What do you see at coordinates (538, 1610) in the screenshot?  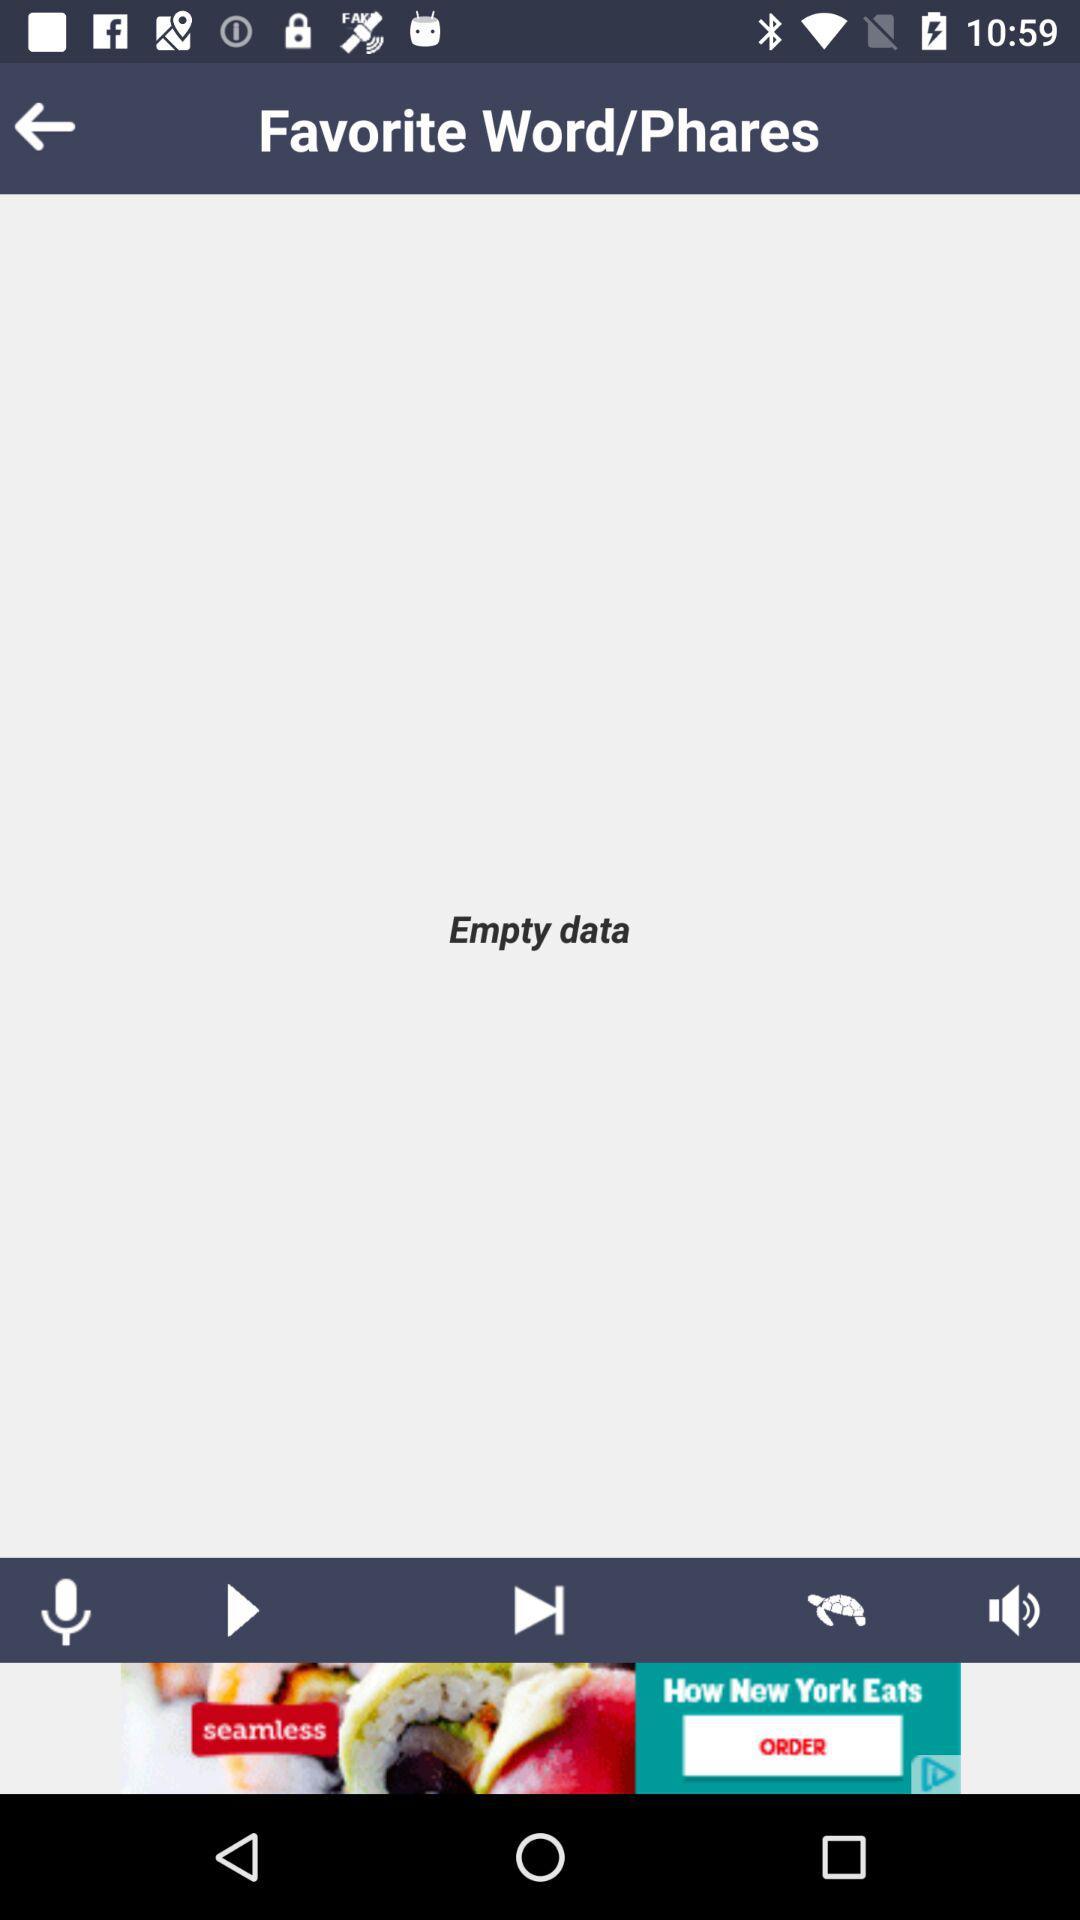 I see `go forward` at bounding box center [538, 1610].